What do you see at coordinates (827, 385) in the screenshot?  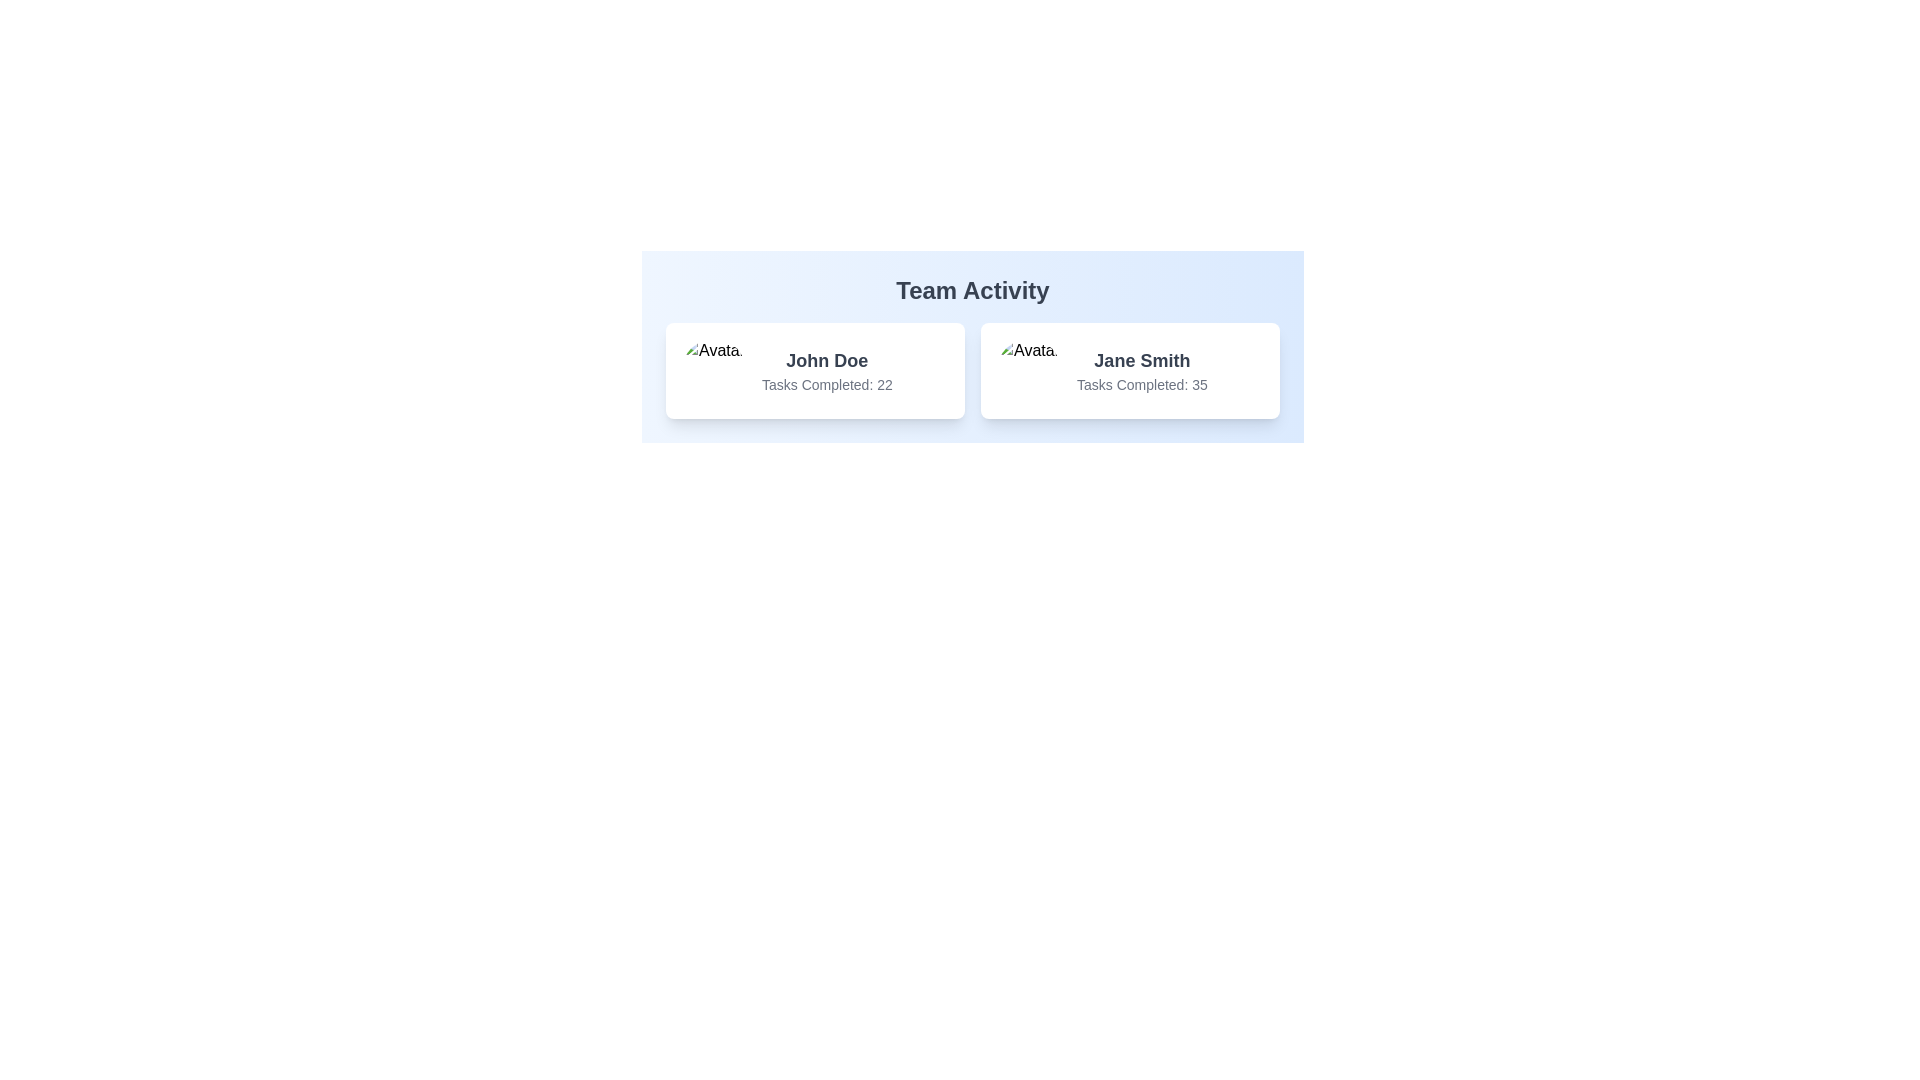 I see `the text label displaying the number of tasks completed by John Doe, positioned below his name in the Team Activity section` at bounding box center [827, 385].